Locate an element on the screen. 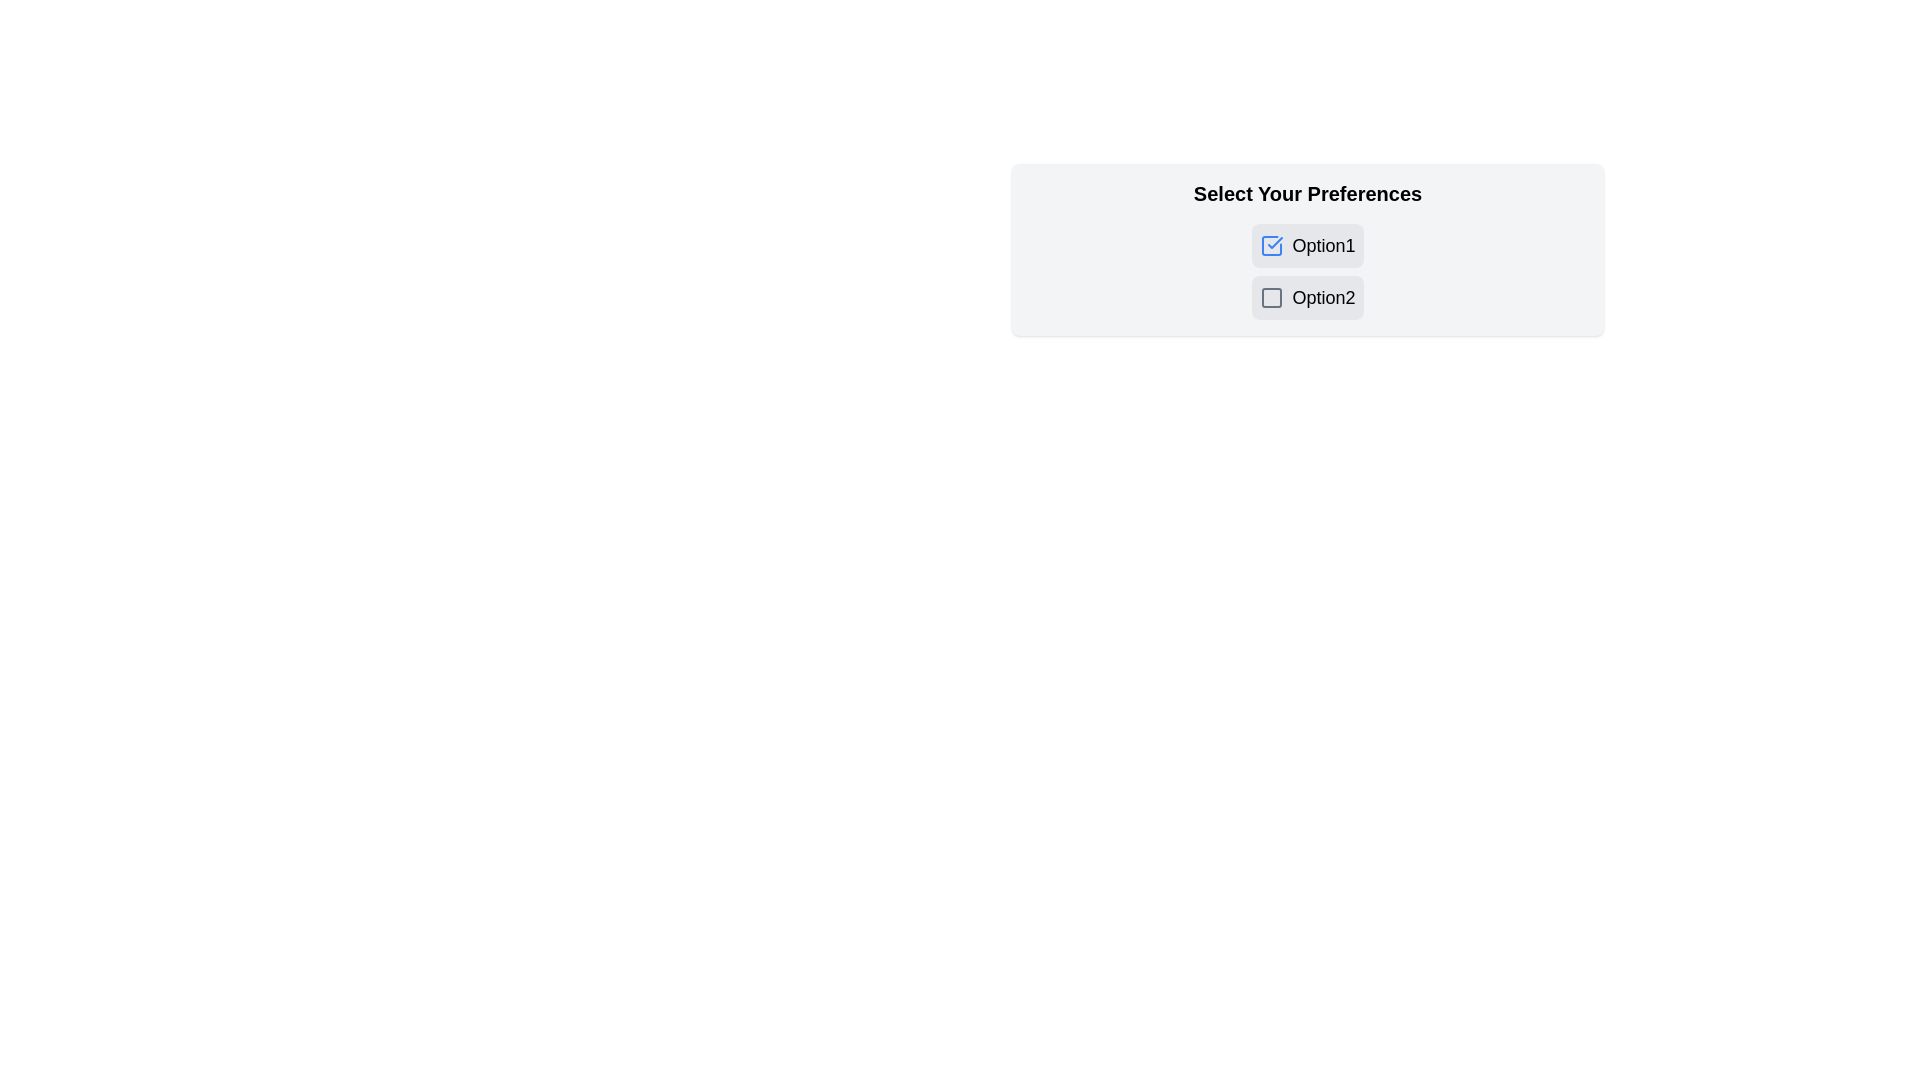 This screenshot has height=1080, width=1920. the checkbox with label that is the second option in the vertical list for reordering is located at coordinates (1307, 297).